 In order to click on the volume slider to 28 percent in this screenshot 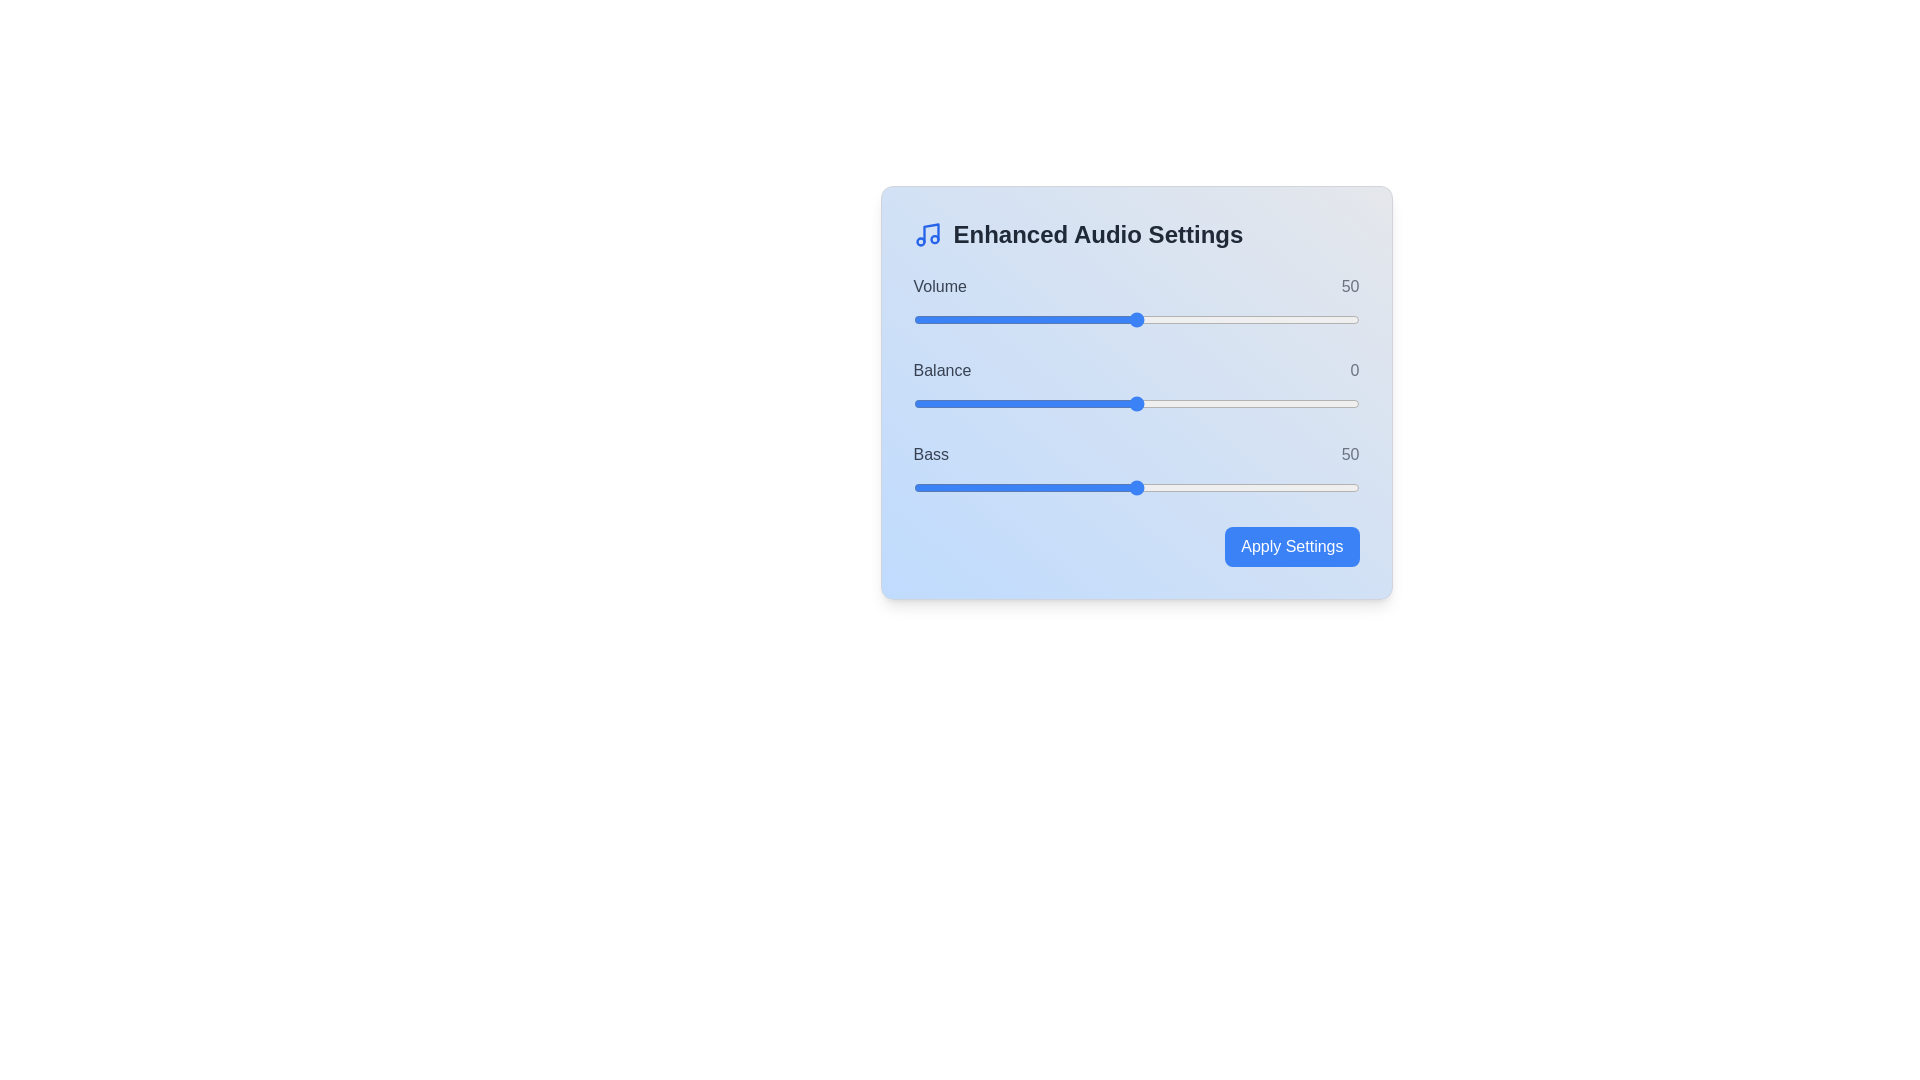, I will do `click(1038, 319)`.